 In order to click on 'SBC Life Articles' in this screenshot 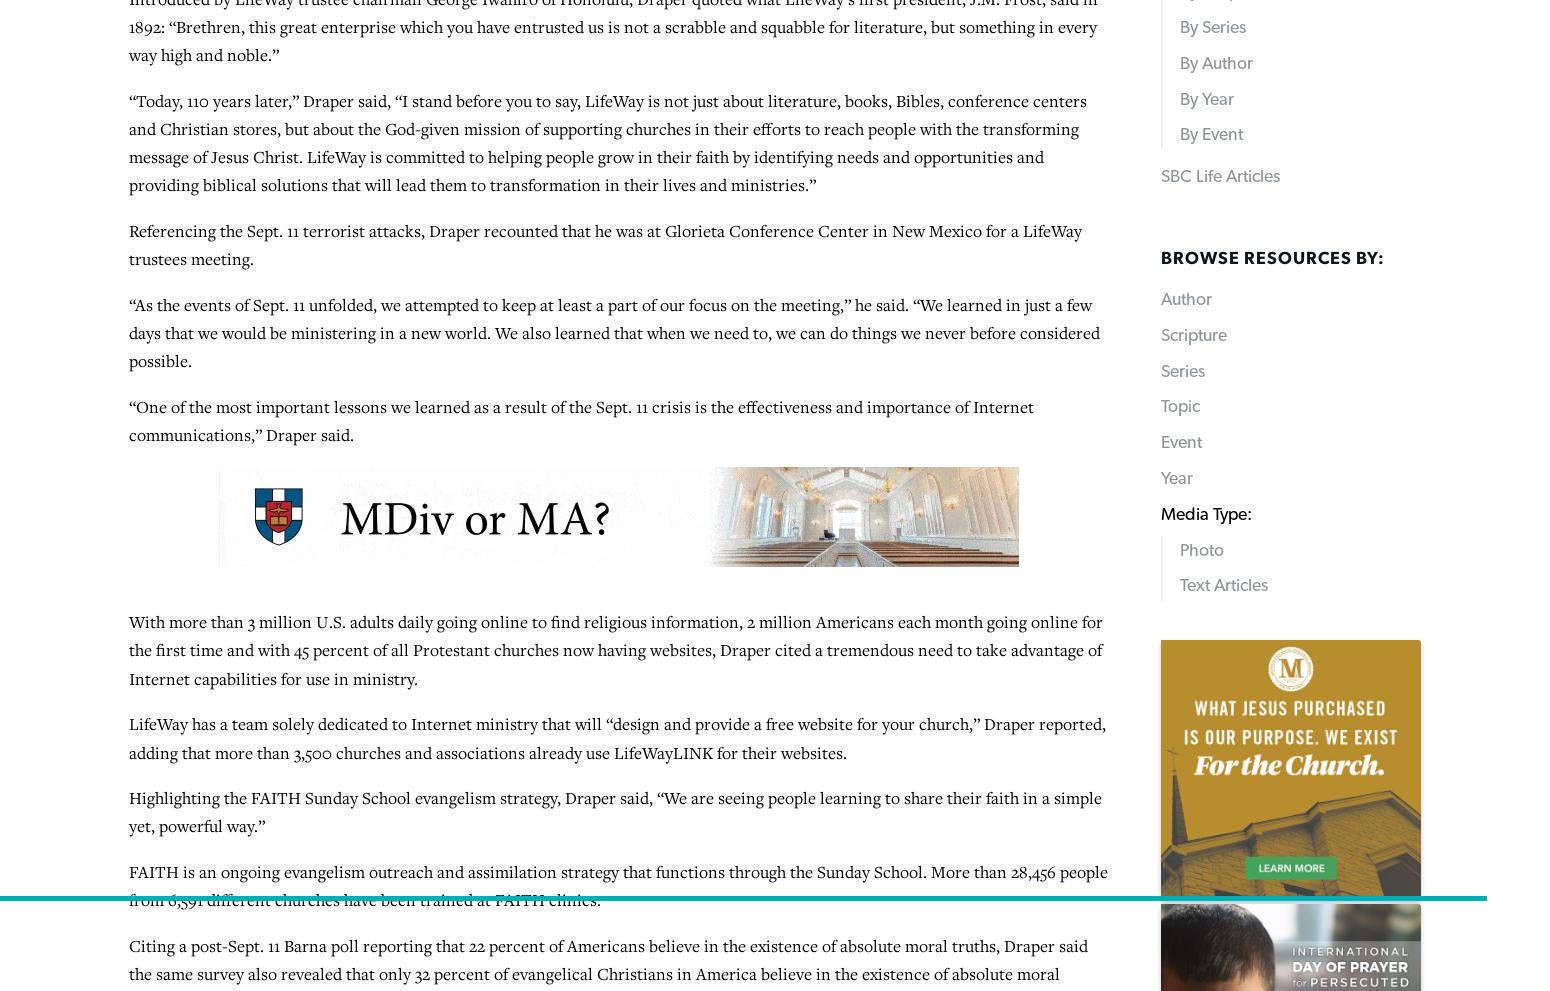, I will do `click(895, 888)`.